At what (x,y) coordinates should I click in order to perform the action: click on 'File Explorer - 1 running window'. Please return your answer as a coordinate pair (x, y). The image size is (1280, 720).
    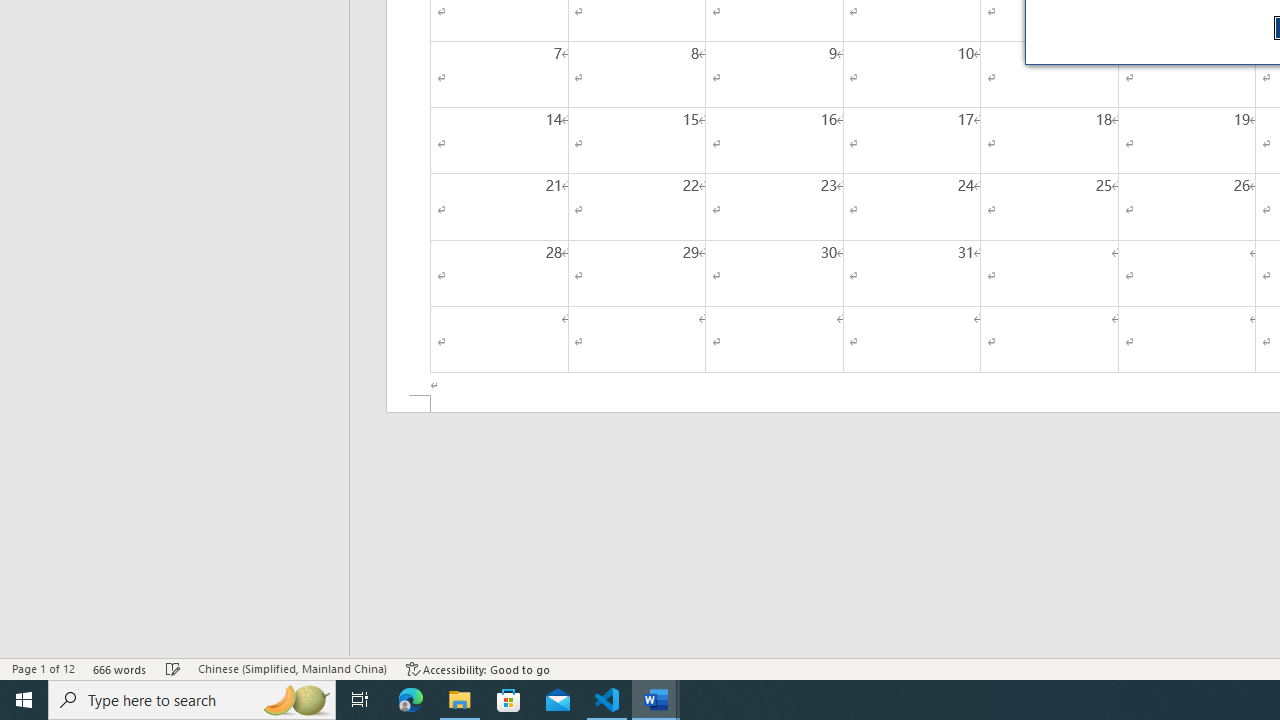
    Looking at the image, I should click on (459, 698).